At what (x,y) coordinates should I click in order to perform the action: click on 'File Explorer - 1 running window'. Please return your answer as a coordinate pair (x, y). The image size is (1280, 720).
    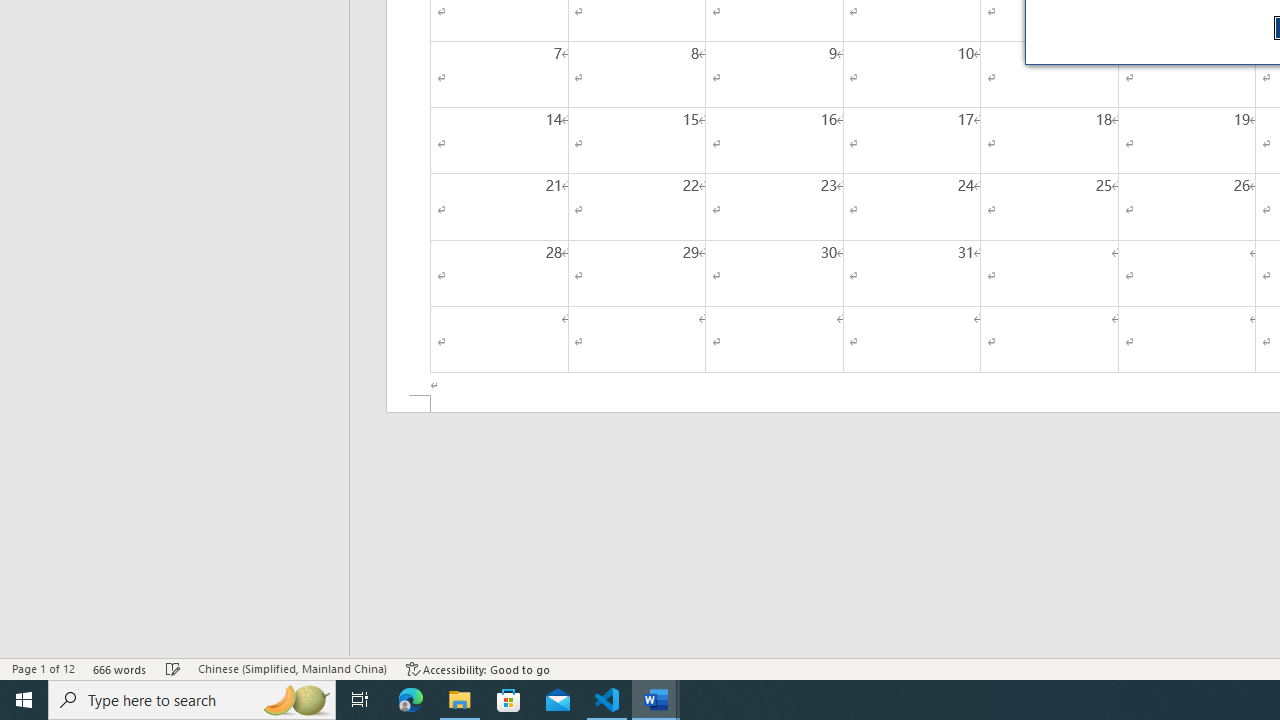
    Looking at the image, I should click on (459, 698).